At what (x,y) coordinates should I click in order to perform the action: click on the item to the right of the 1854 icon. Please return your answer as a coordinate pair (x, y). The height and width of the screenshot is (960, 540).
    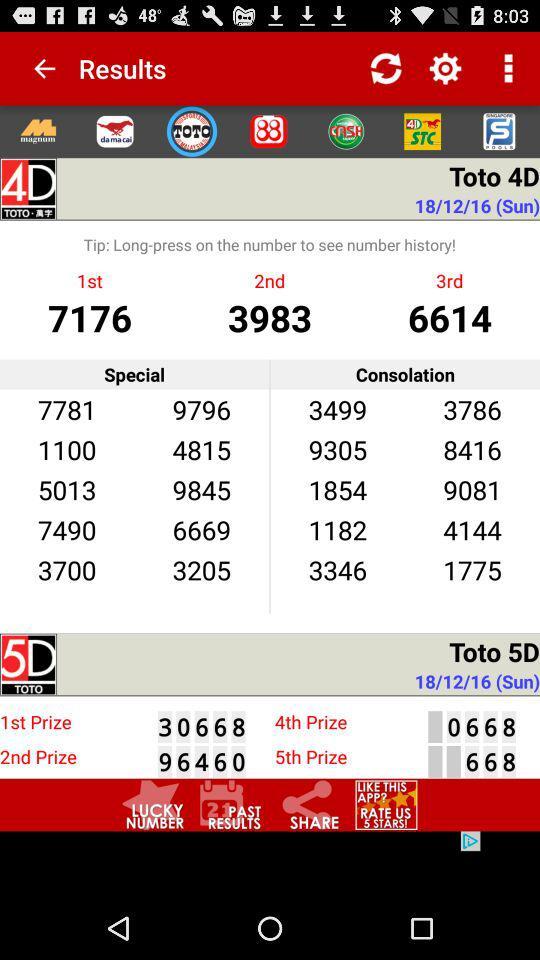
    Looking at the image, I should click on (472, 528).